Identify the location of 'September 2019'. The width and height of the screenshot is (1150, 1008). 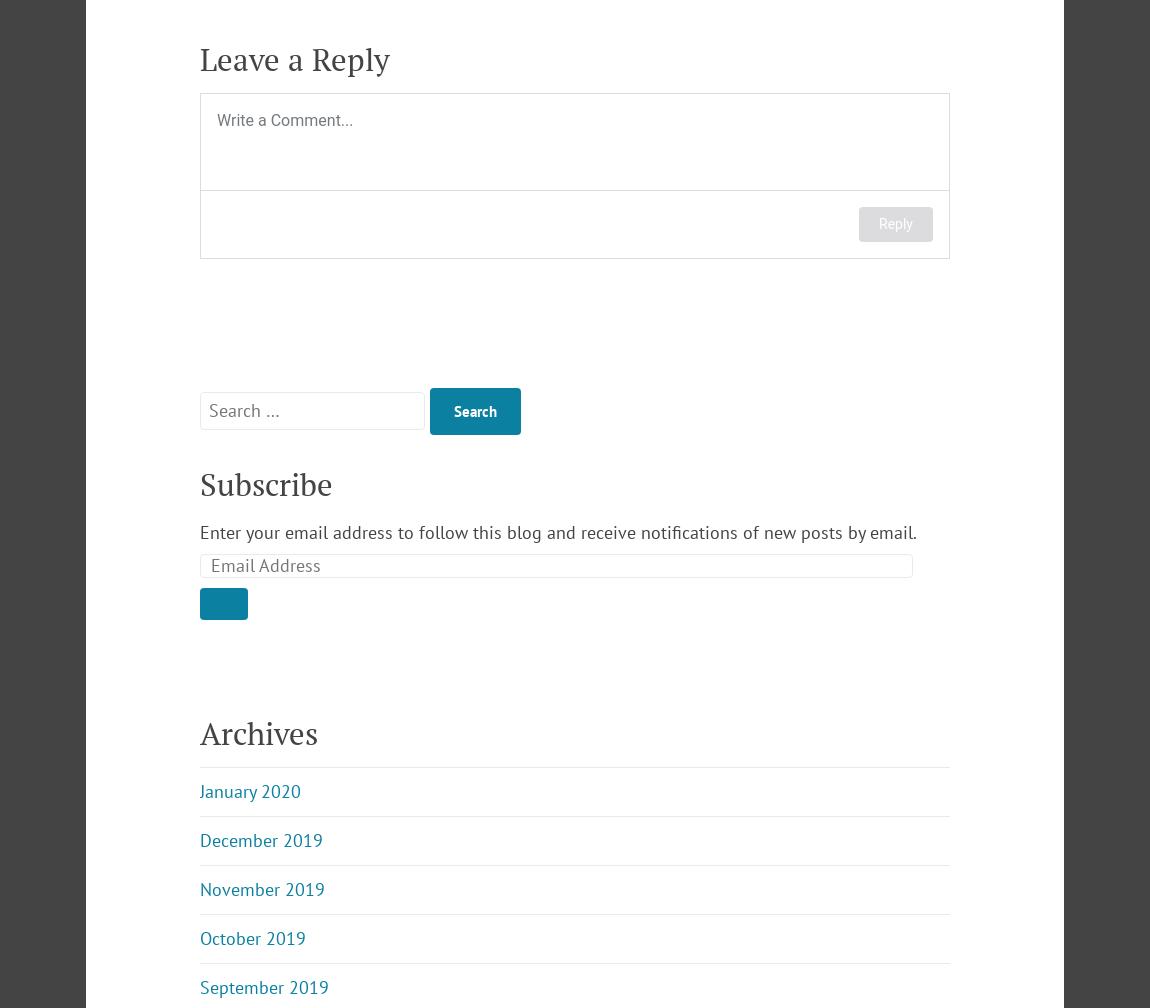
(263, 986).